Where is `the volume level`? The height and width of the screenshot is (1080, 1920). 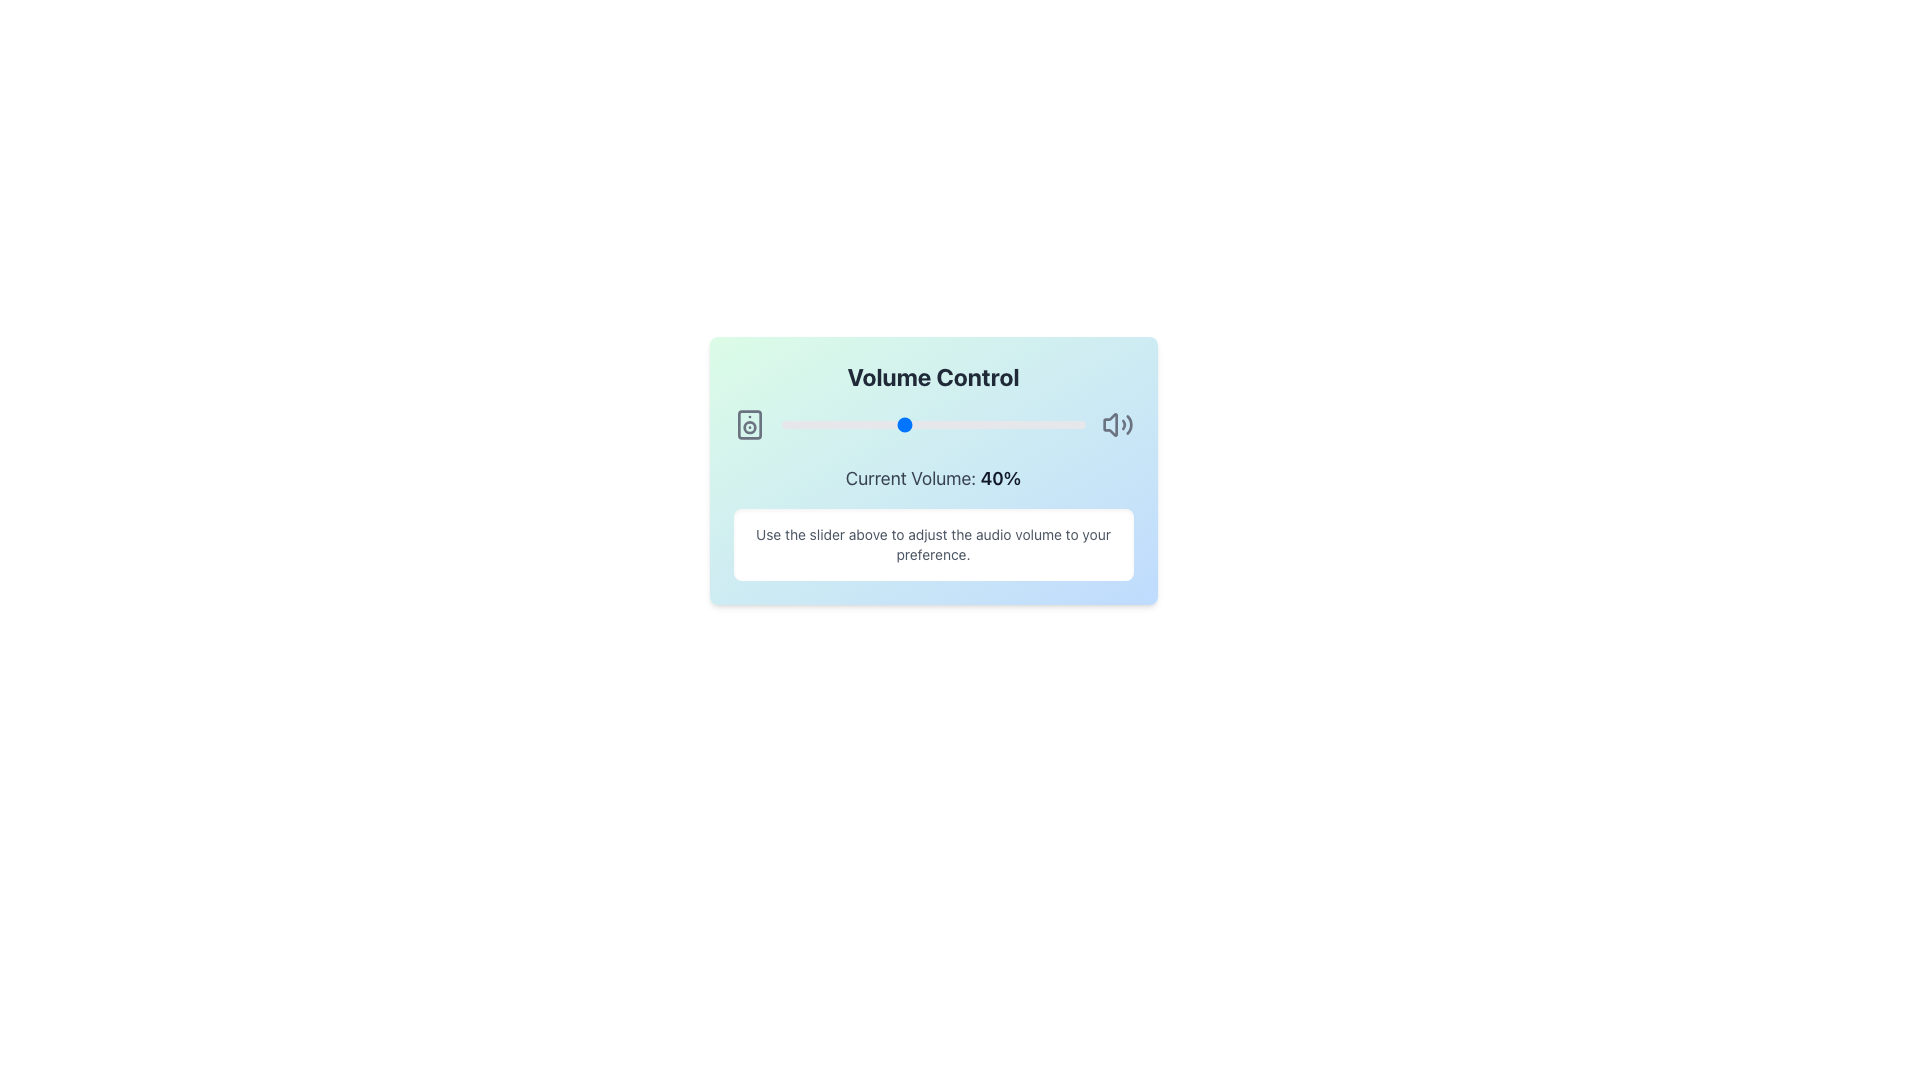 the volume level is located at coordinates (811, 423).